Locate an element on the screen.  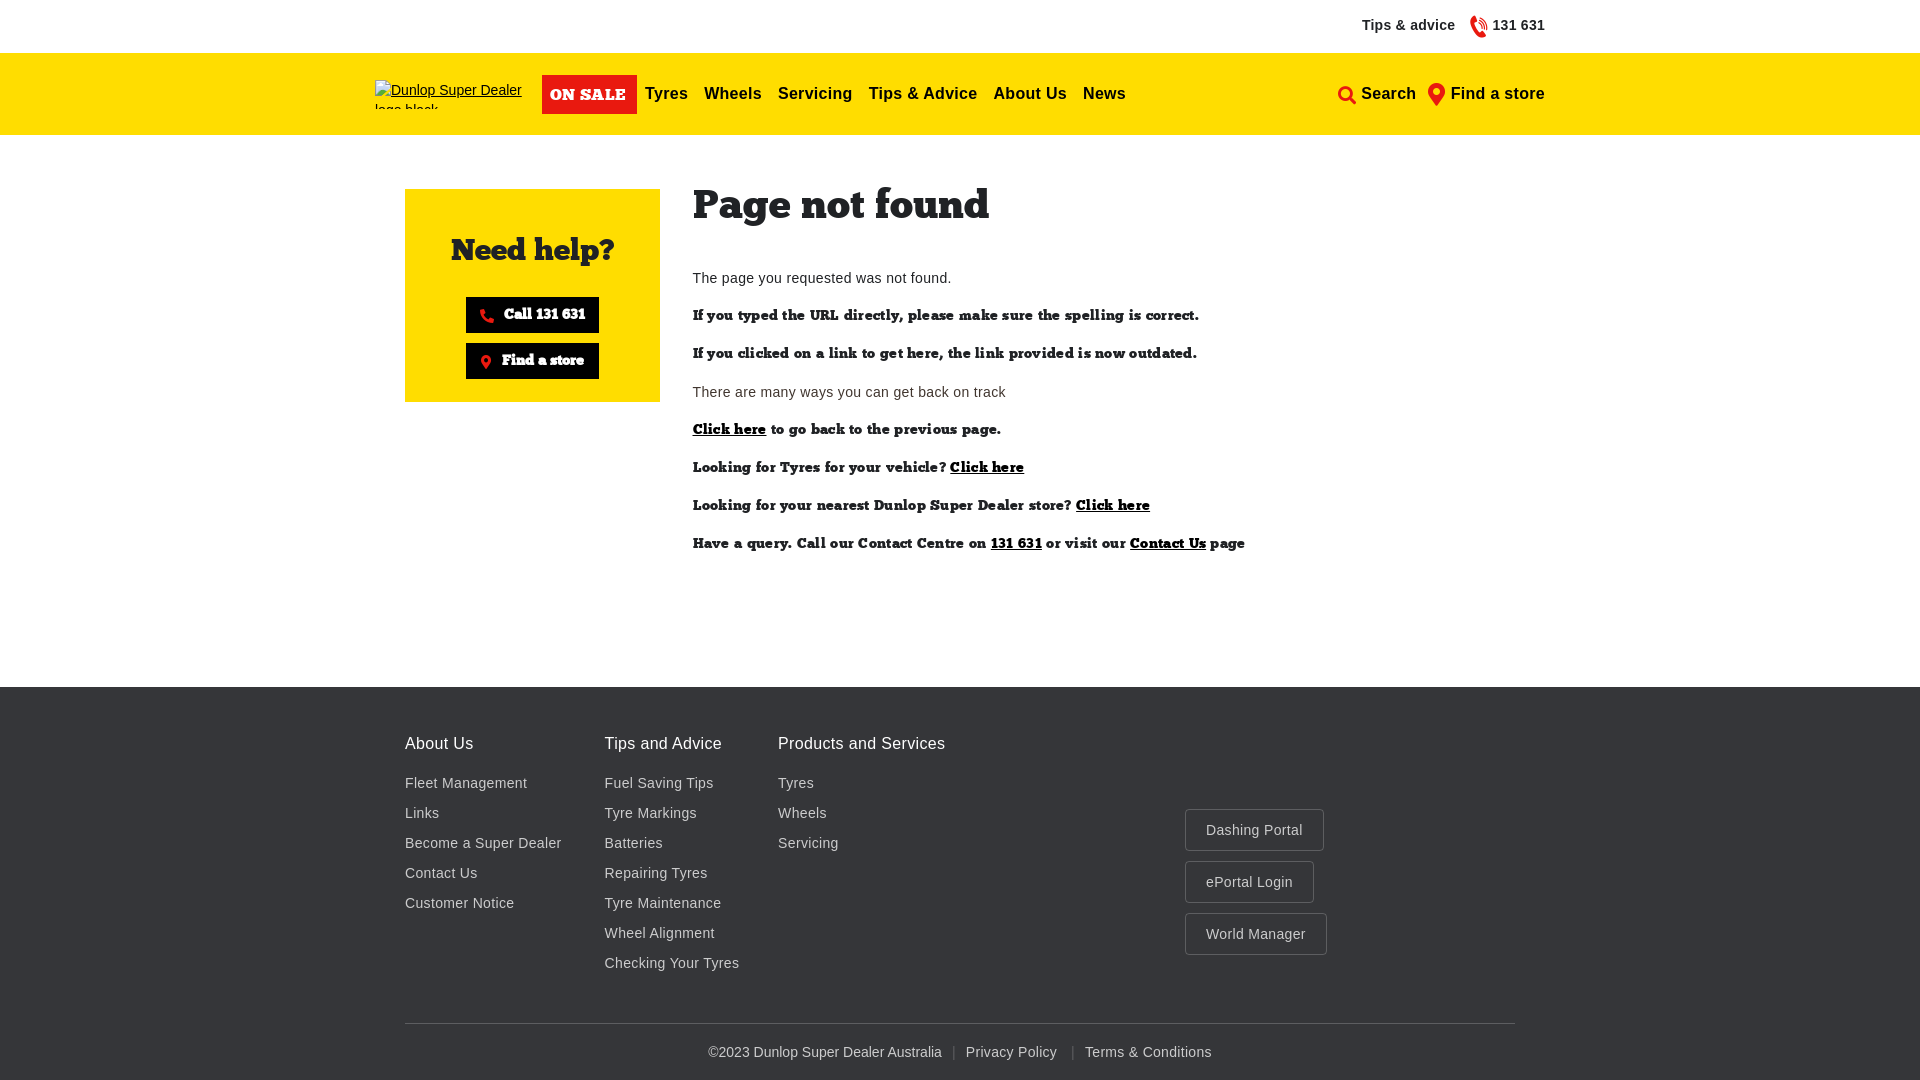
'Fleet Management' is located at coordinates (464, 782).